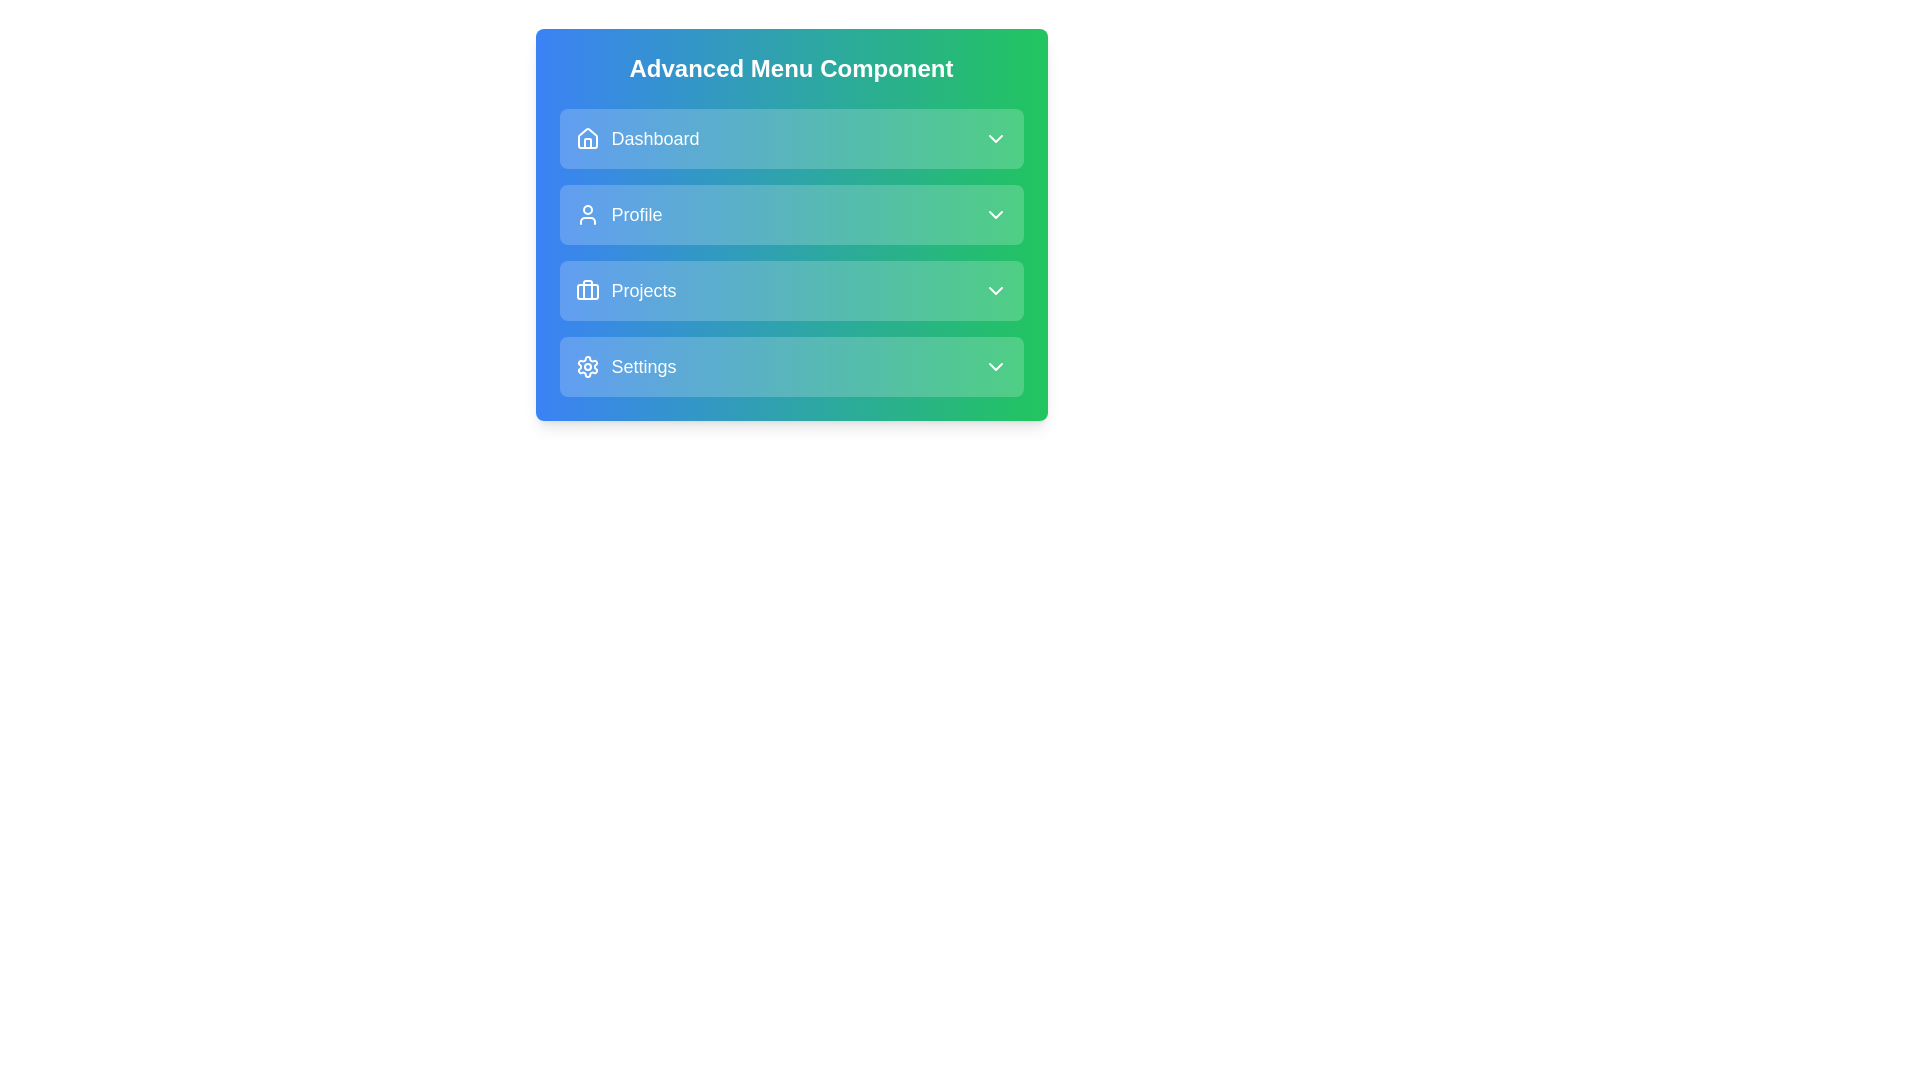 This screenshot has height=1080, width=1920. What do you see at coordinates (790, 366) in the screenshot?
I see `the Settings button, which is the last item in a vertical list within the menu` at bounding box center [790, 366].